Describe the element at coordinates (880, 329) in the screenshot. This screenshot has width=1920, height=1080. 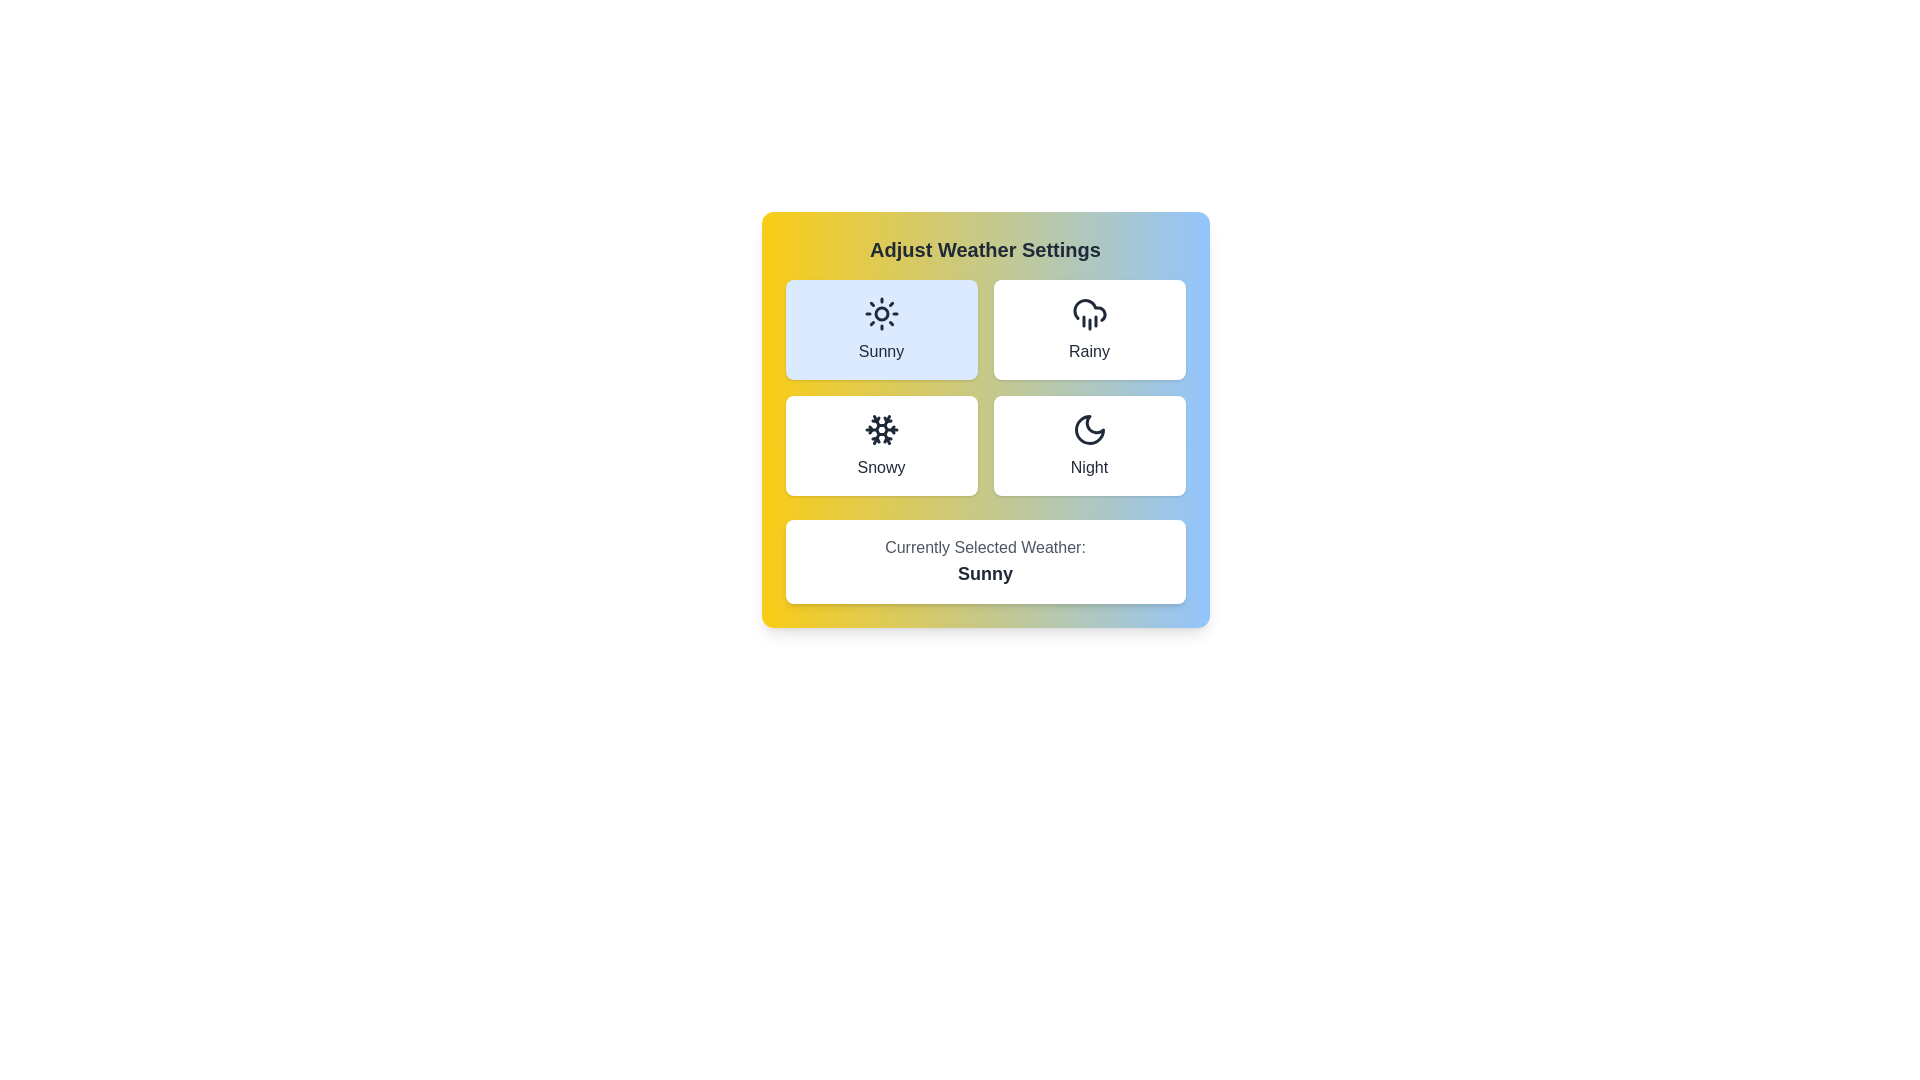
I see `the button representing the weather preference Sunny` at that location.